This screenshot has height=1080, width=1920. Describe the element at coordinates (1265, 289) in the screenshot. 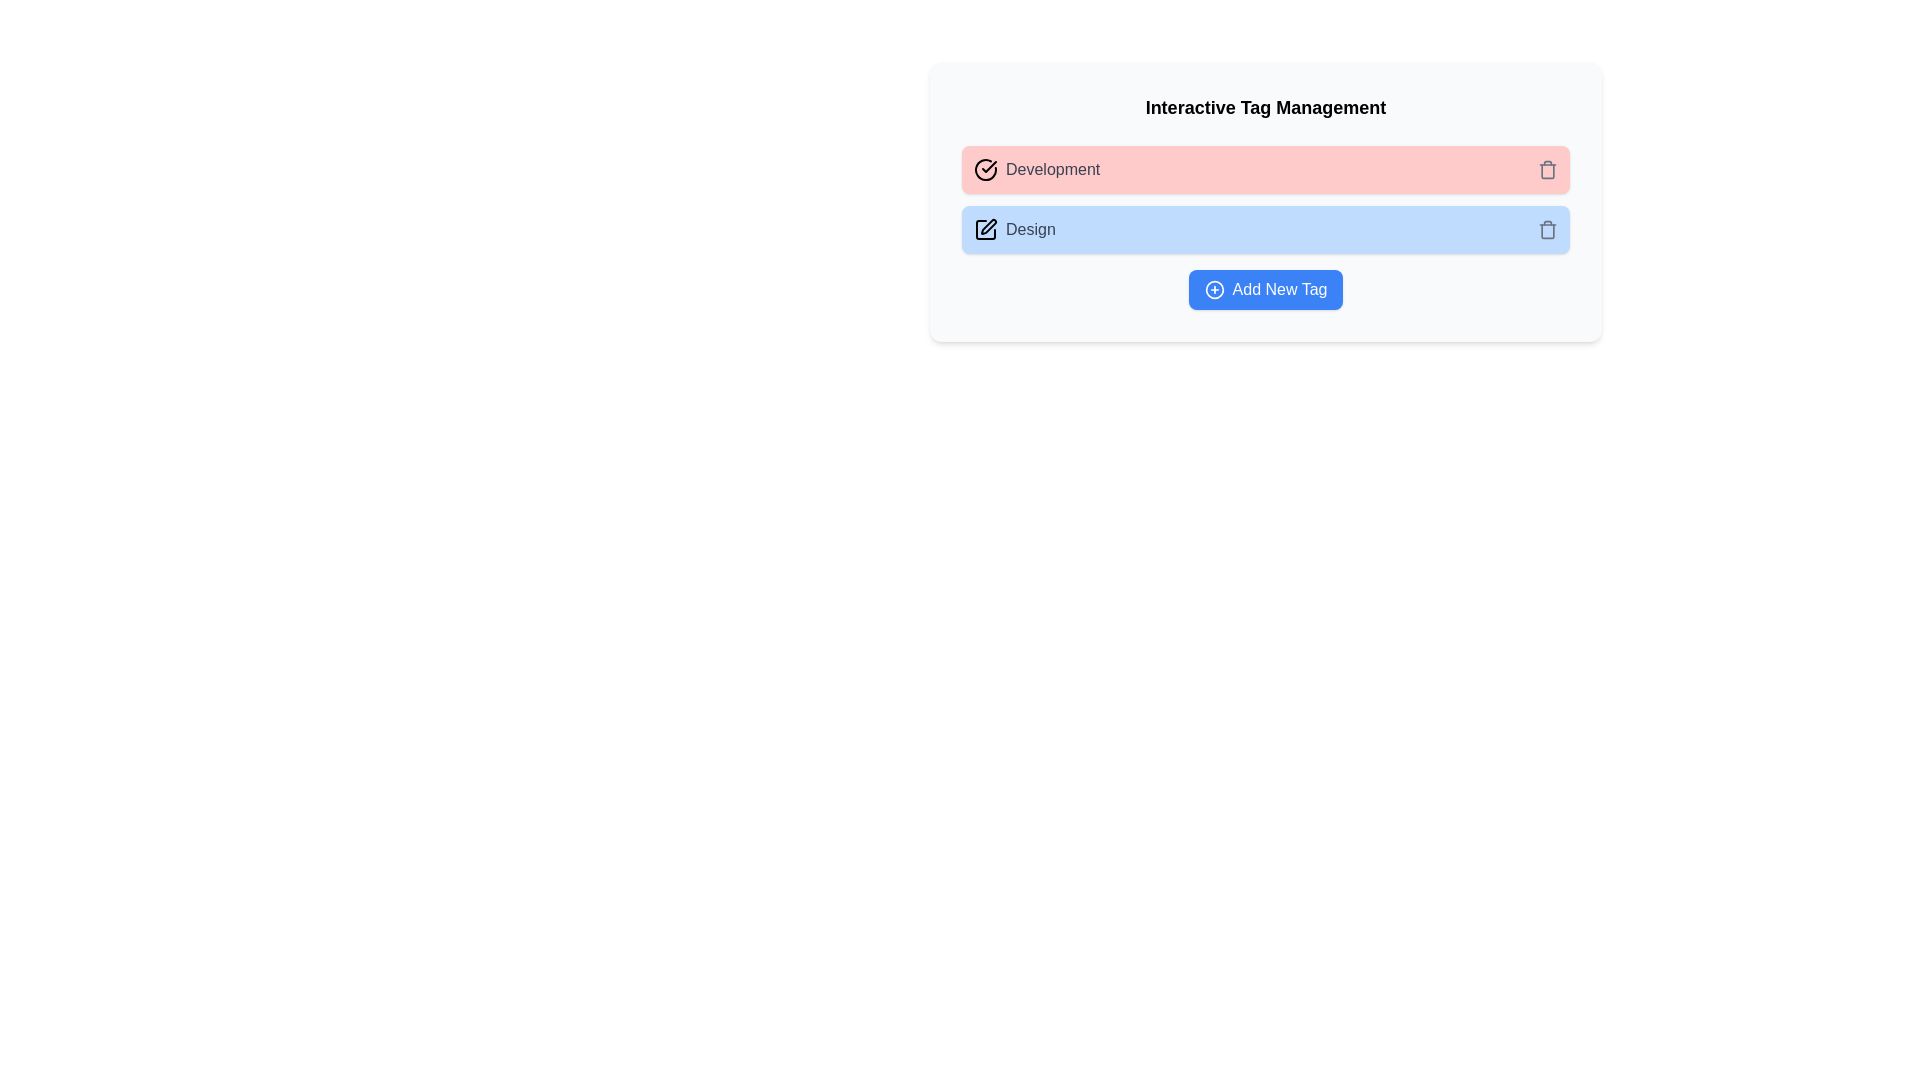

I see `the 'Add New Tag' button, which is a blue button with white text and an icon, positioned at the bottom of the content box, to trigger tooltip or styling effects` at that location.